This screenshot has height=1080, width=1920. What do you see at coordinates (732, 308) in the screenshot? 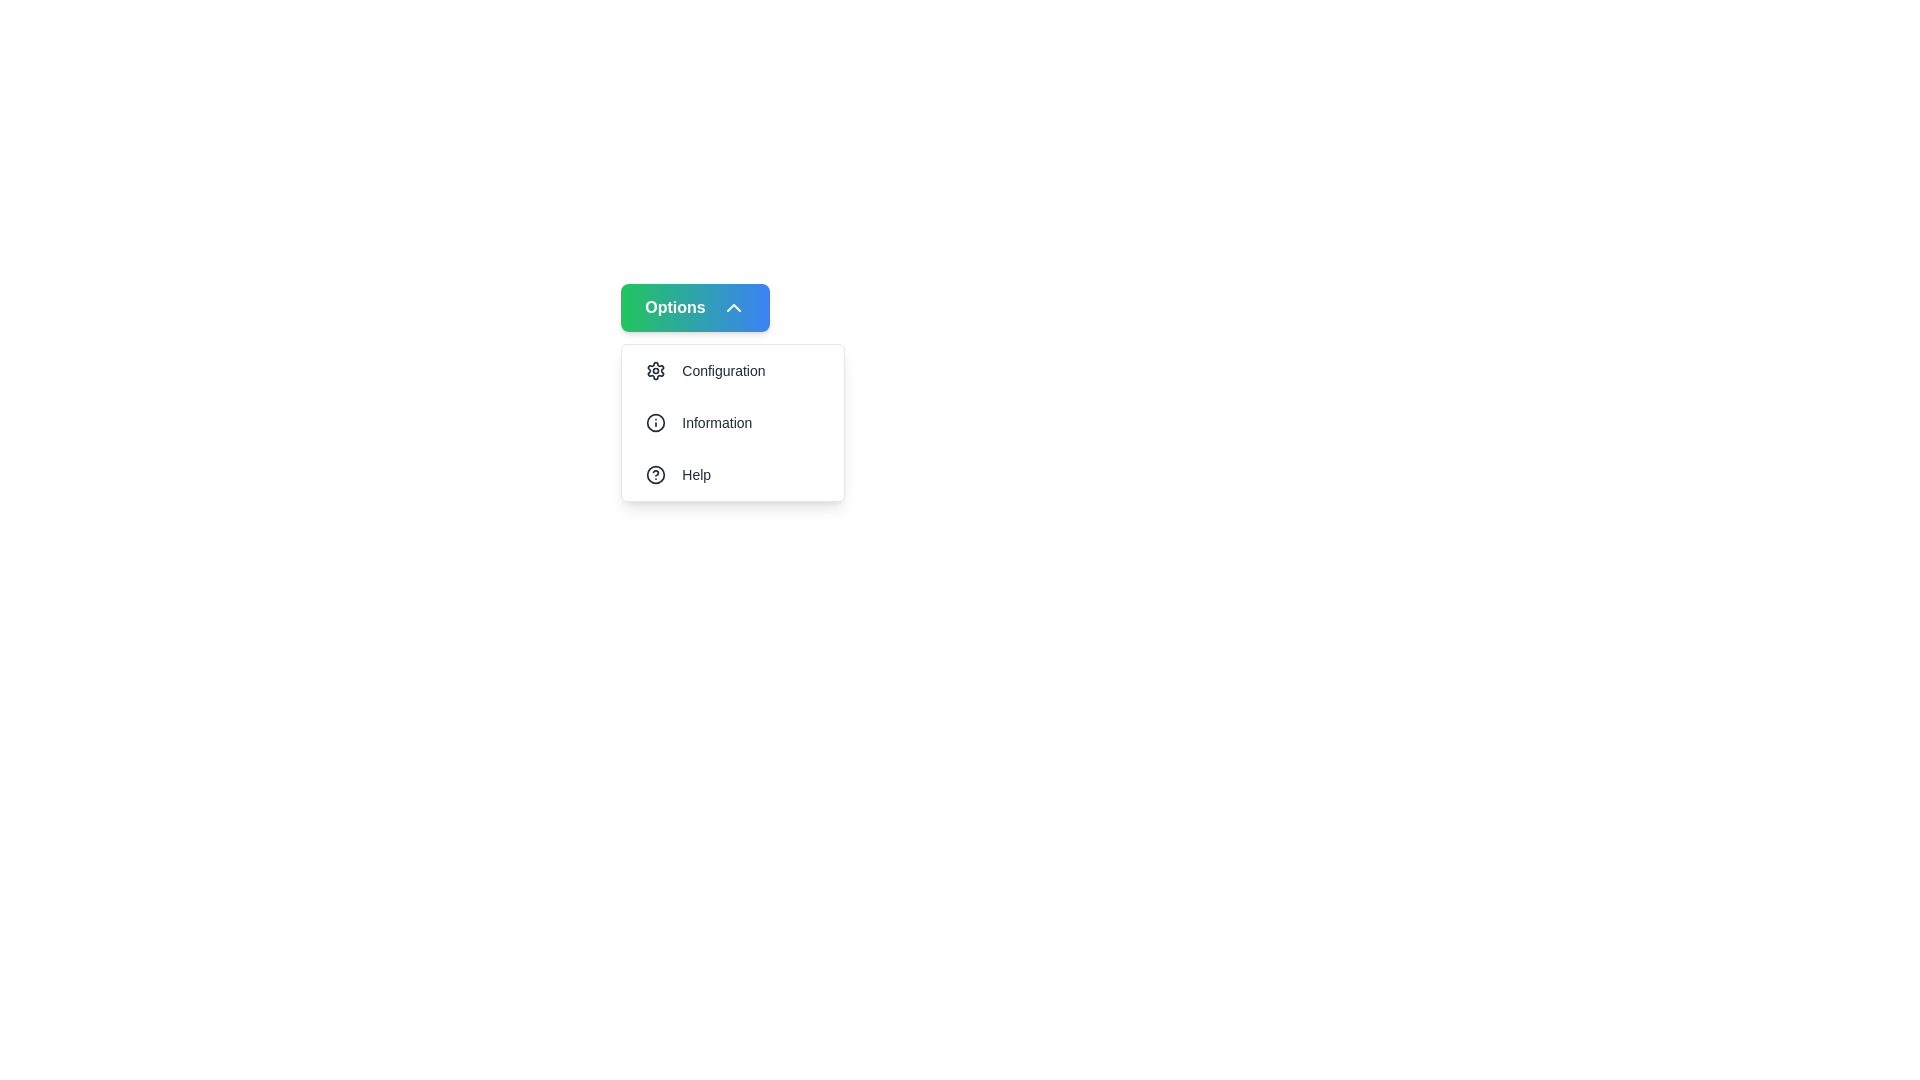
I see `the small triangular icon pointing upwards with a white border, located to the right of the text 'Options' within the gradient green to blue button` at bounding box center [732, 308].